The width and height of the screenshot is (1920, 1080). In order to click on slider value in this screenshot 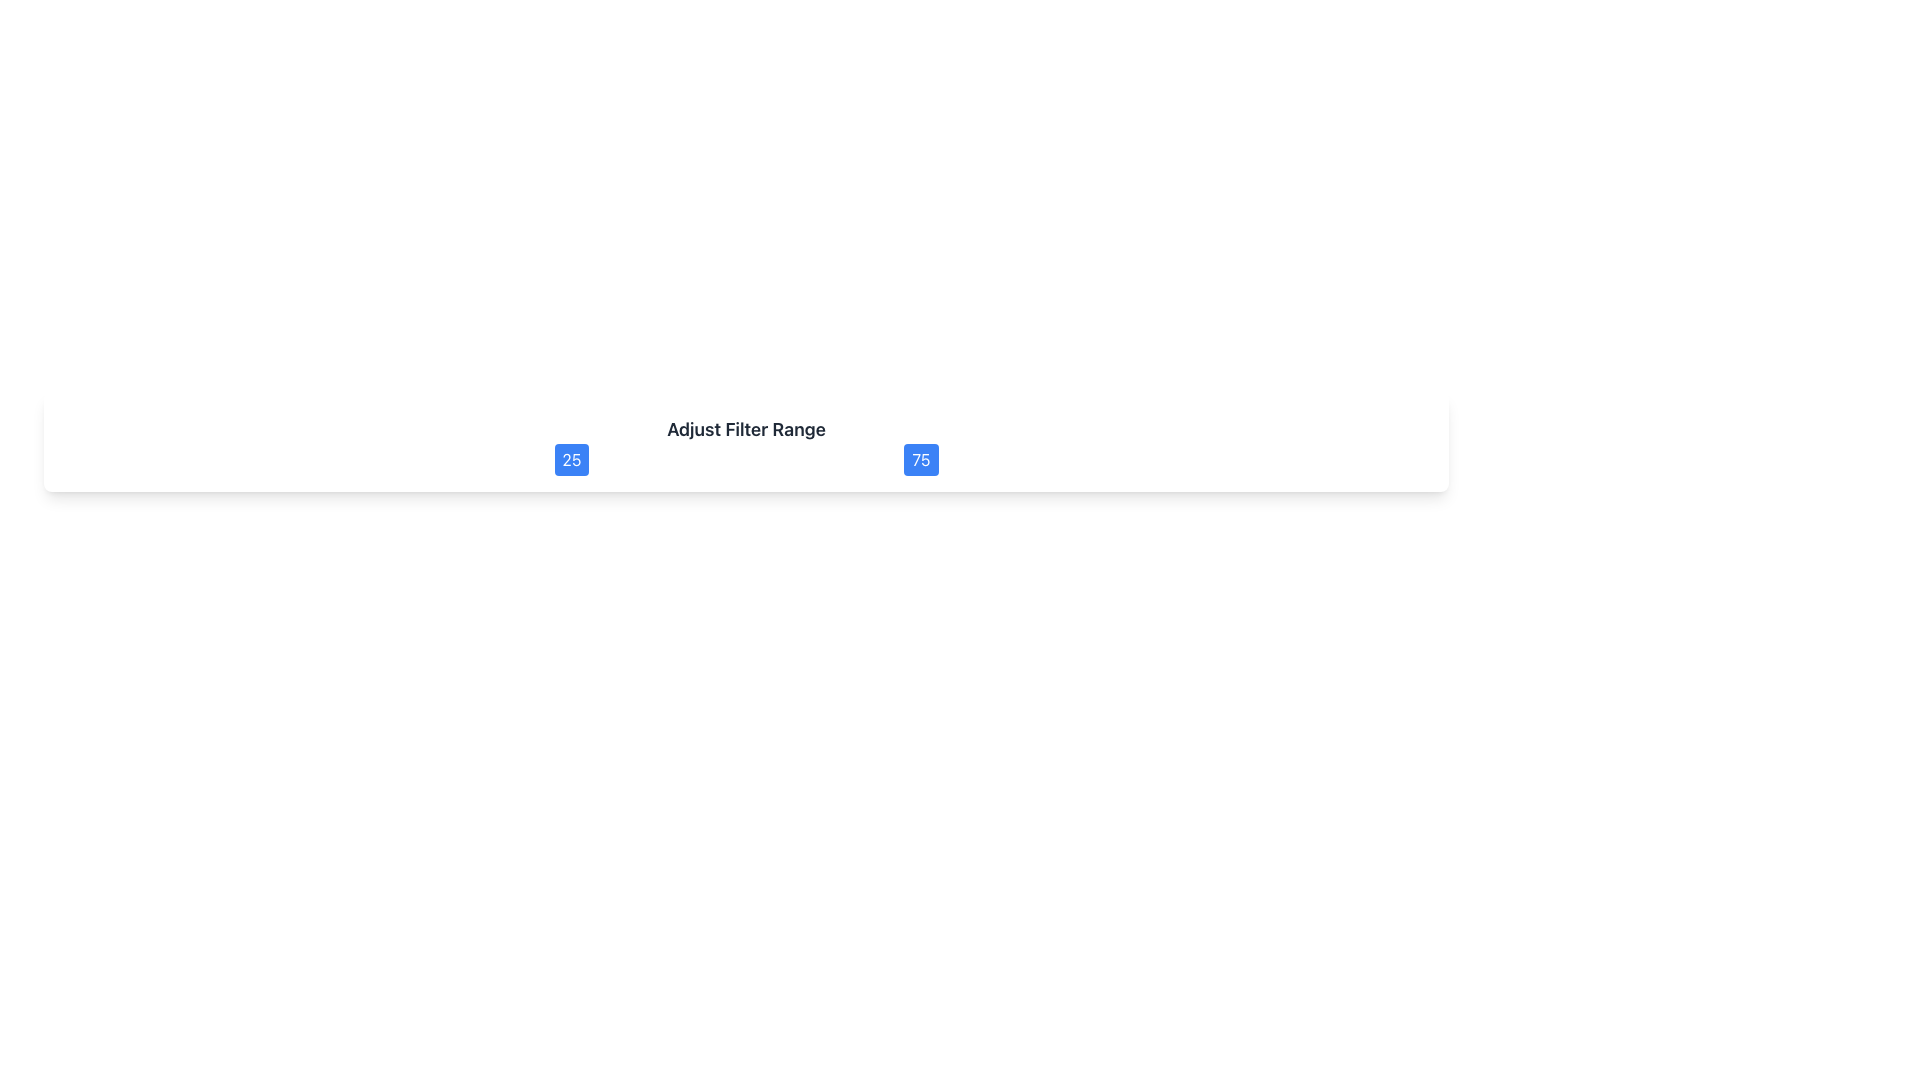, I will do `click(750, 470)`.